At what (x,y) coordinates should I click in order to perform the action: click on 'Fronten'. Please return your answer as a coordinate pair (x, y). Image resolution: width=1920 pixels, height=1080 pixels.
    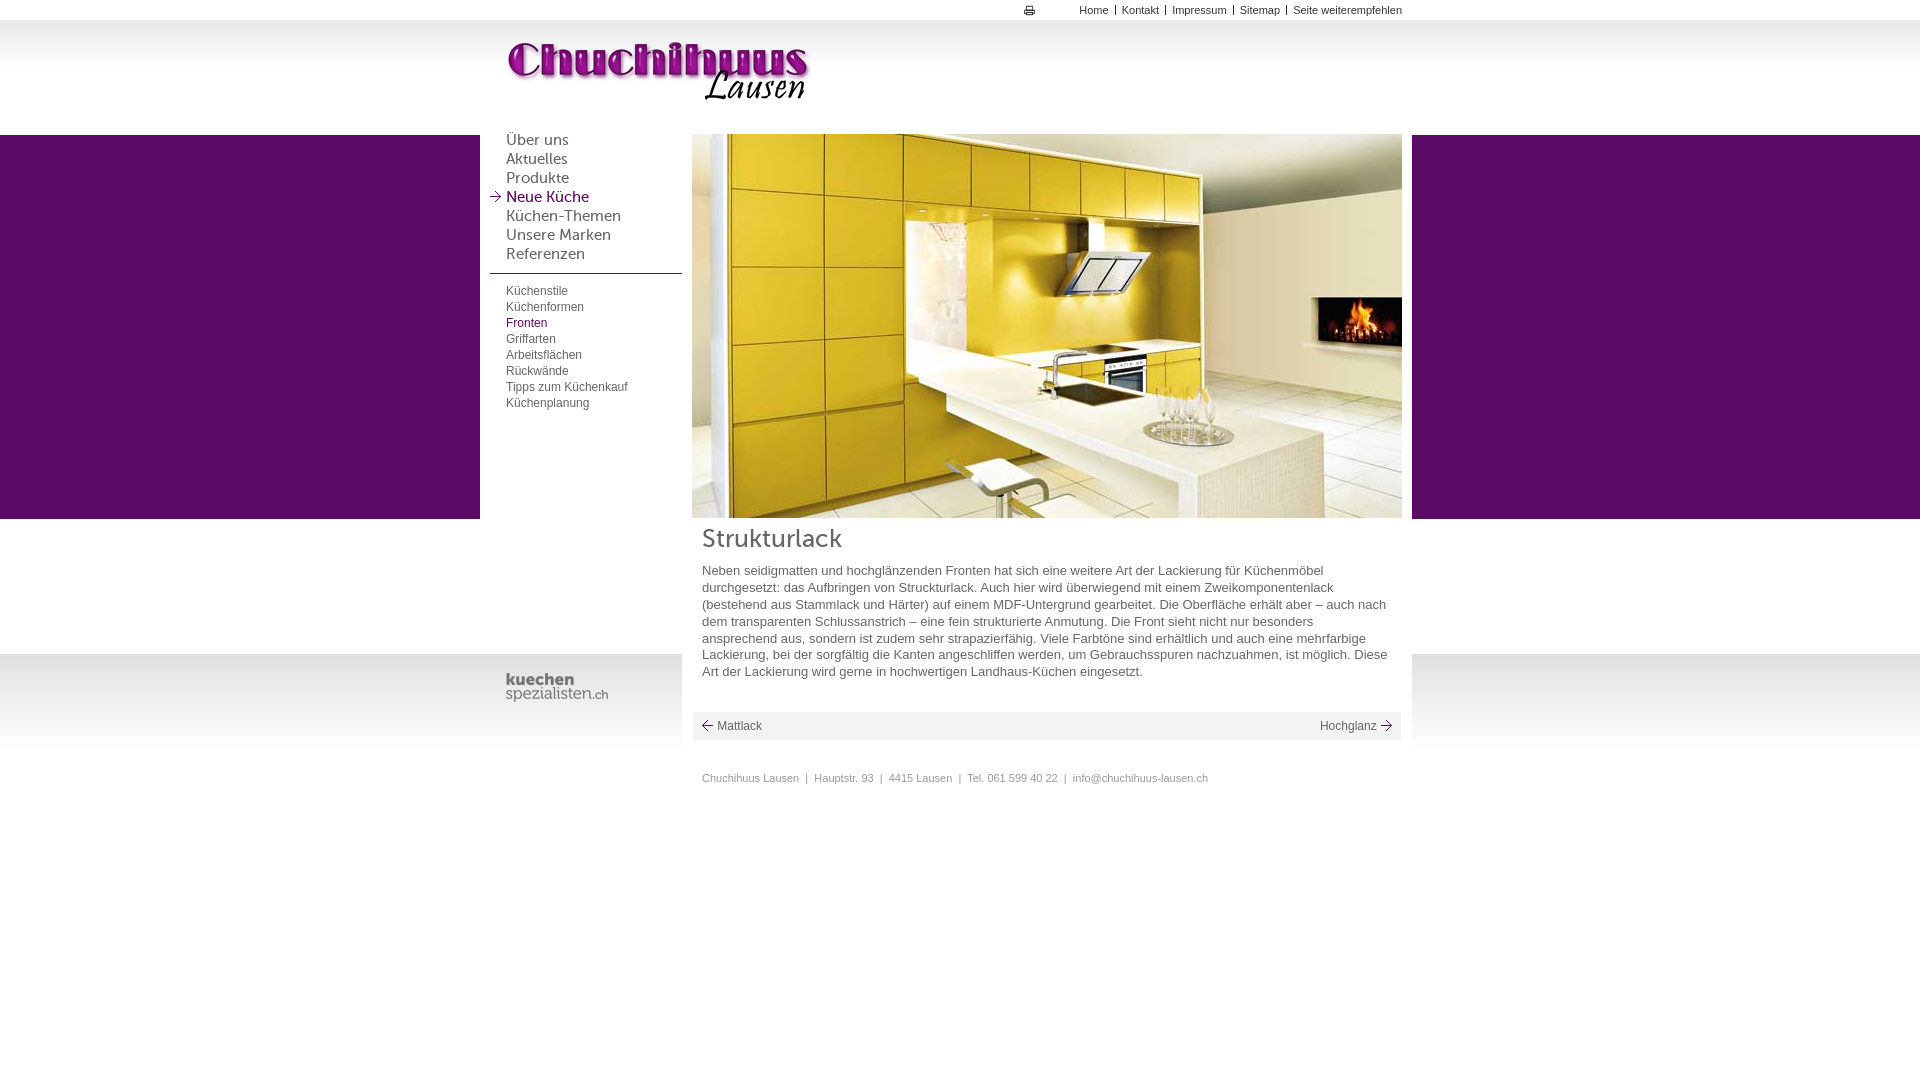
    Looking at the image, I should click on (526, 322).